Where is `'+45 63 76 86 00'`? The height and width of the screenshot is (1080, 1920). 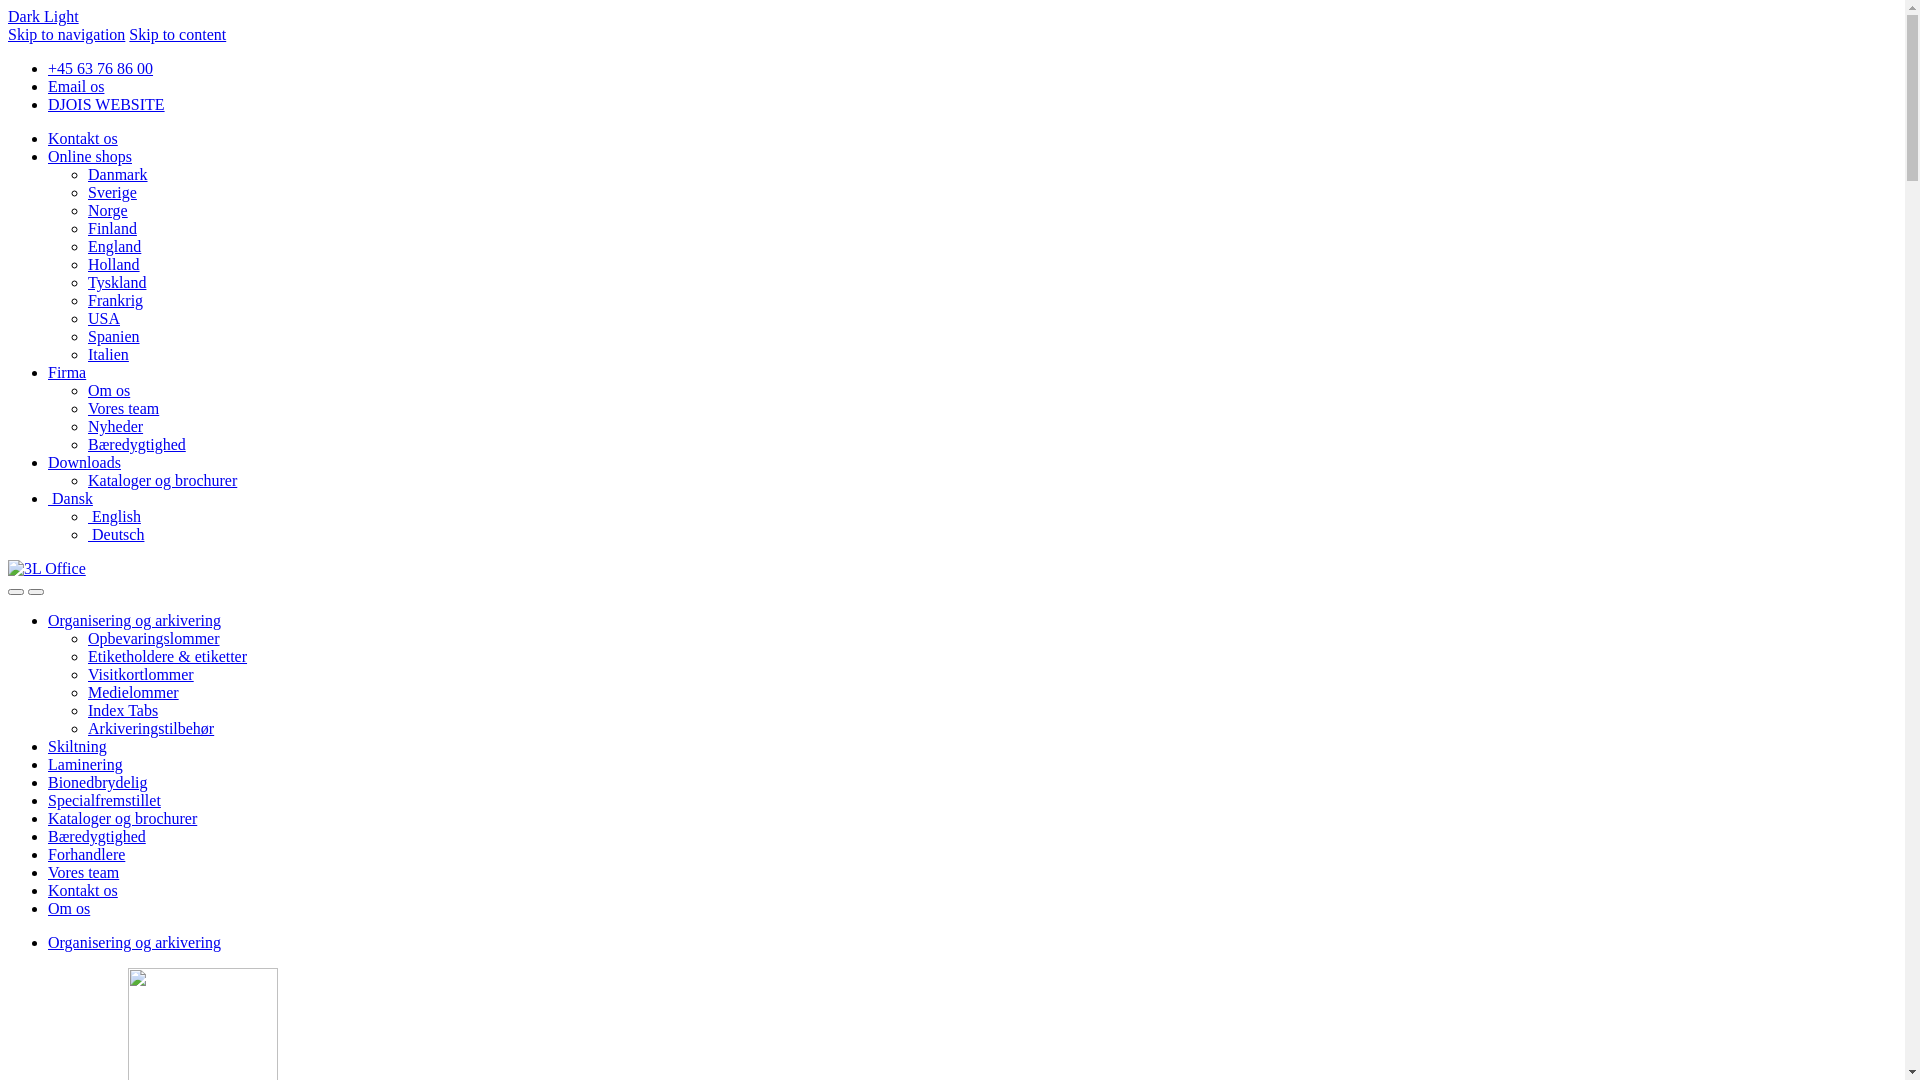
'+45 63 76 86 00' is located at coordinates (99, 67).